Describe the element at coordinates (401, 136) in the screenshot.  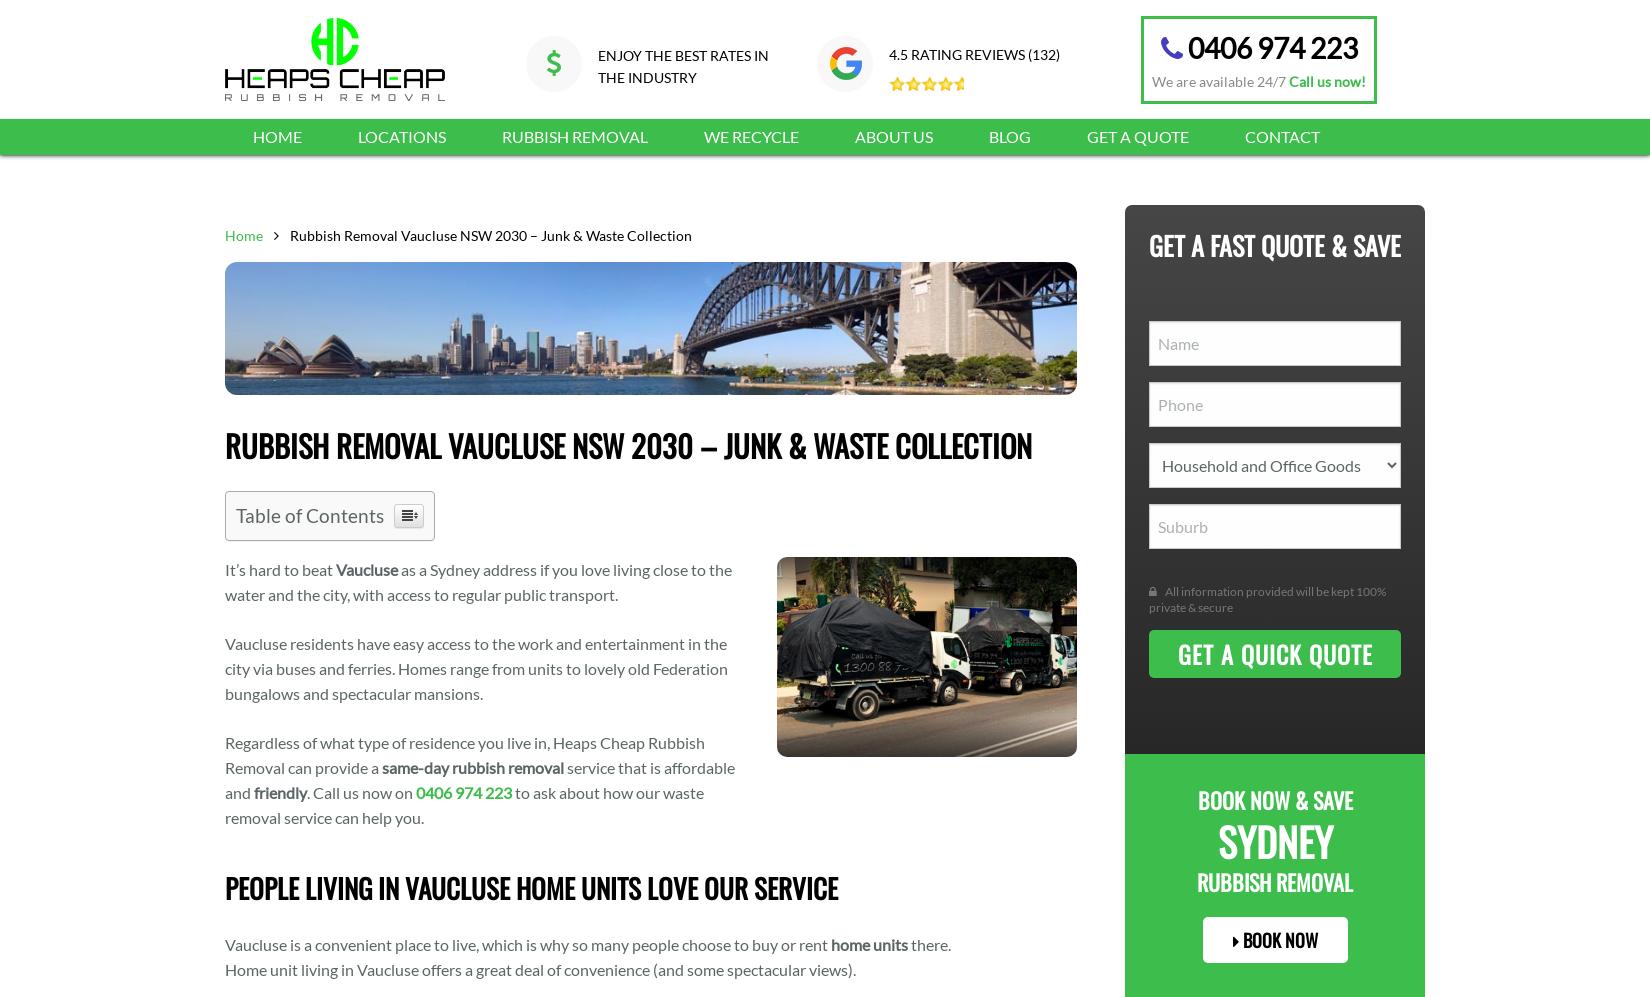
I see `'Locations'` at that location.